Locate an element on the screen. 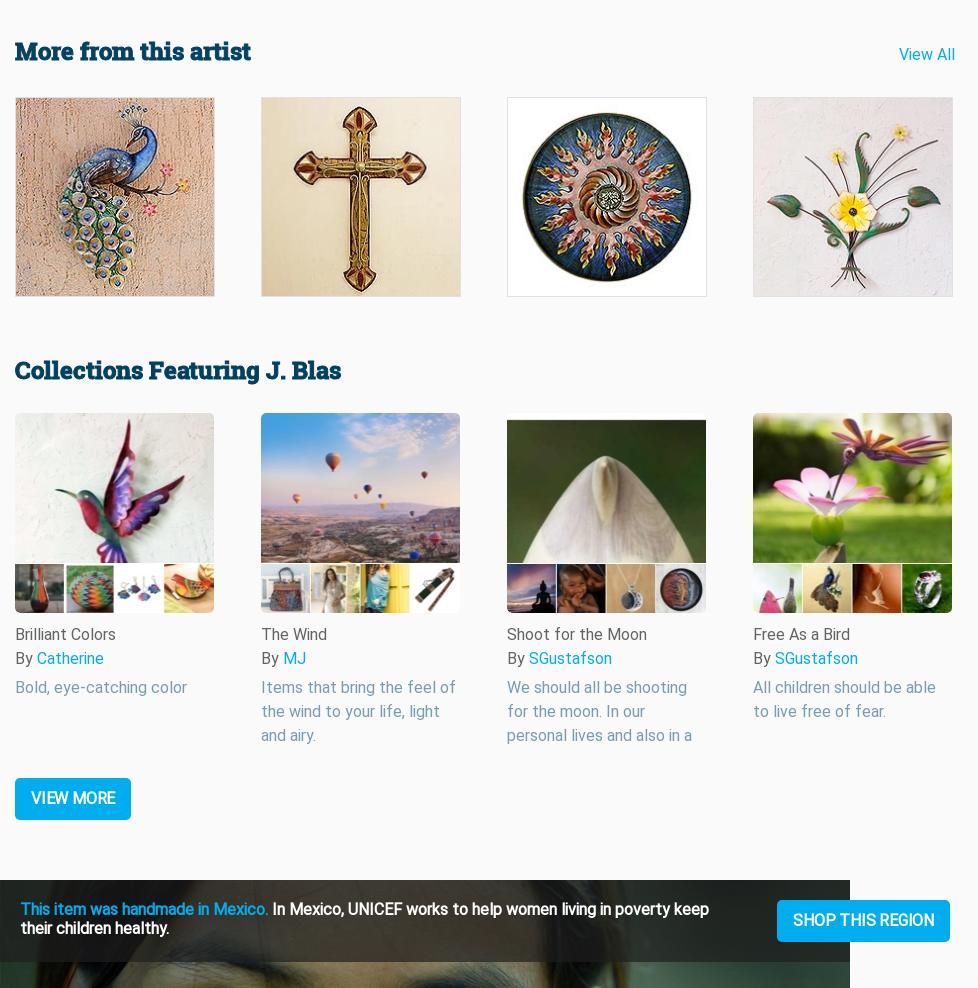  'Shoot for the Moon' is located at coordinates (577, 633).